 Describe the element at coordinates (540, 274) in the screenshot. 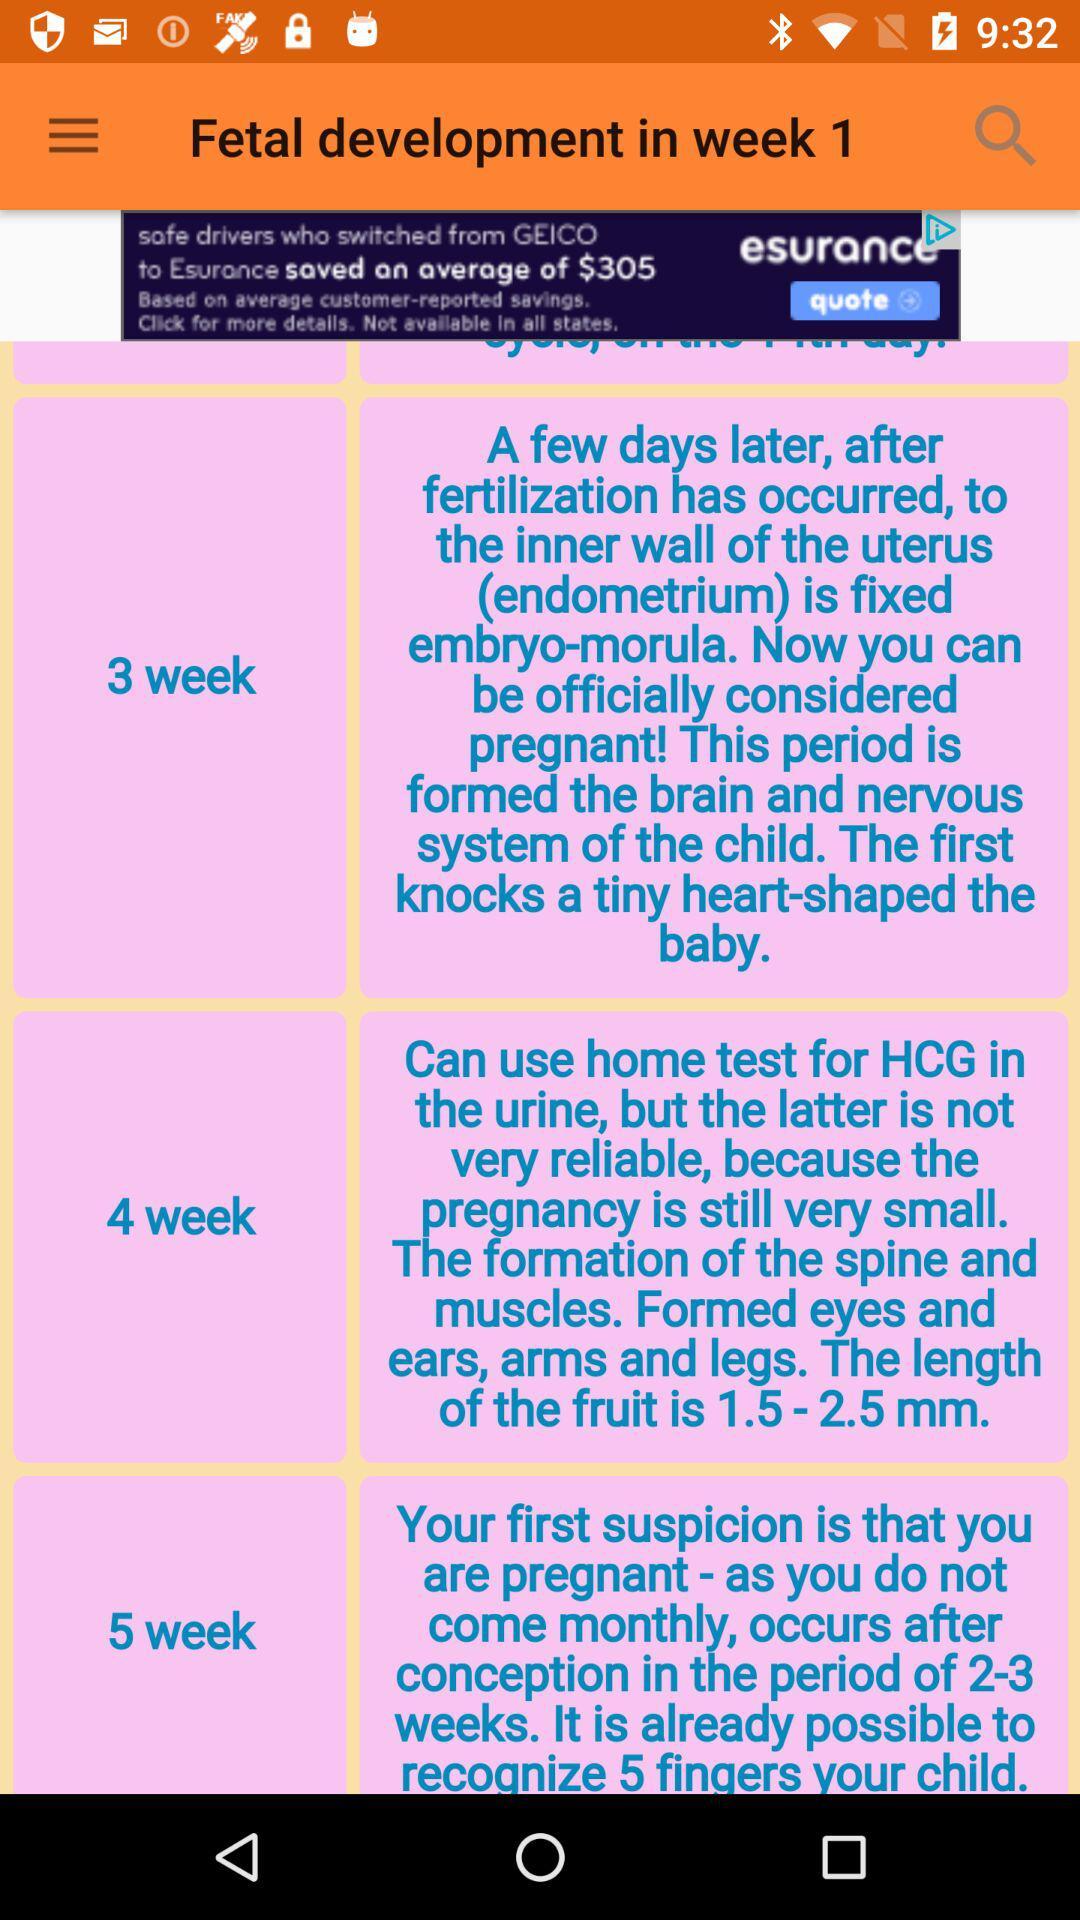

I see `advertisement` at that location.